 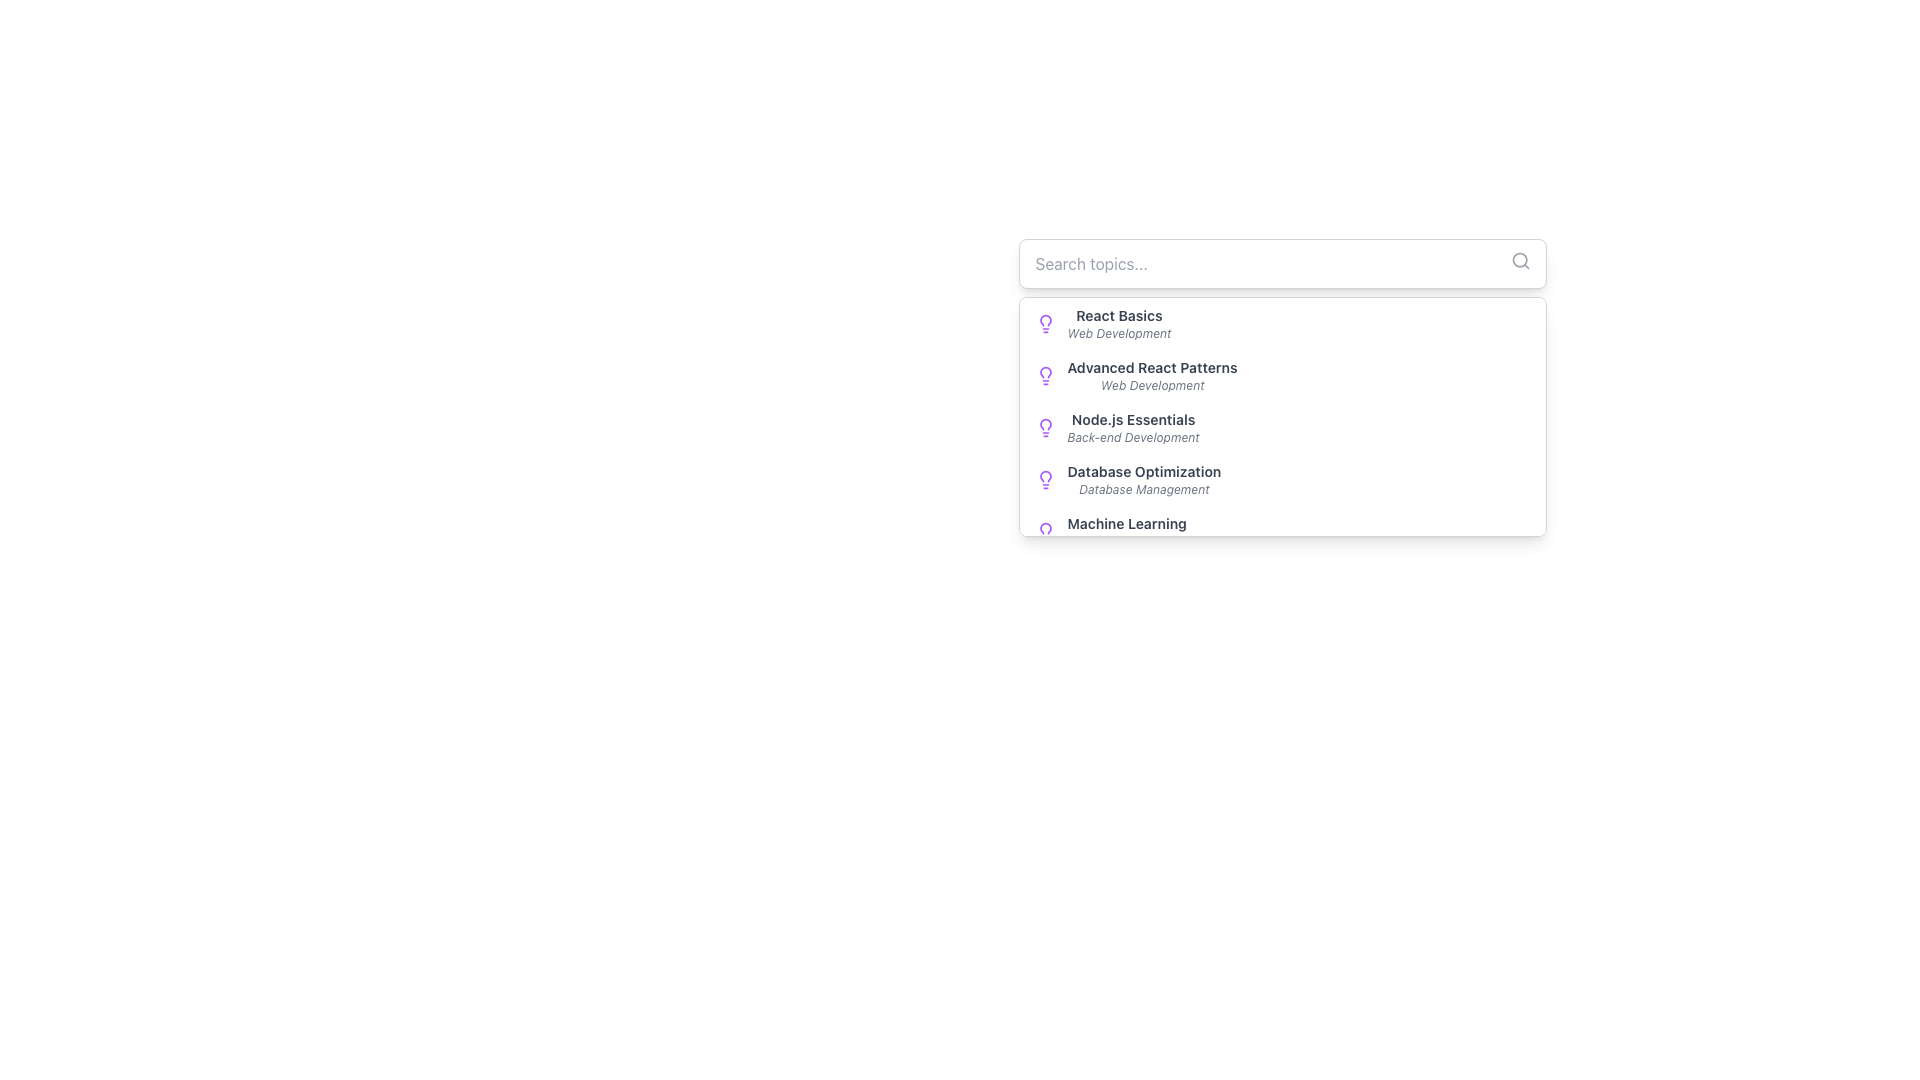 What do you see at coordinates (1133, 437) in the screenshot?
I see `the static text label providing additional context for 'Node.js Essentials' under 'Back-end Development', located directly below it in the third group of a vertical list` at bounding box center [1133, 437].